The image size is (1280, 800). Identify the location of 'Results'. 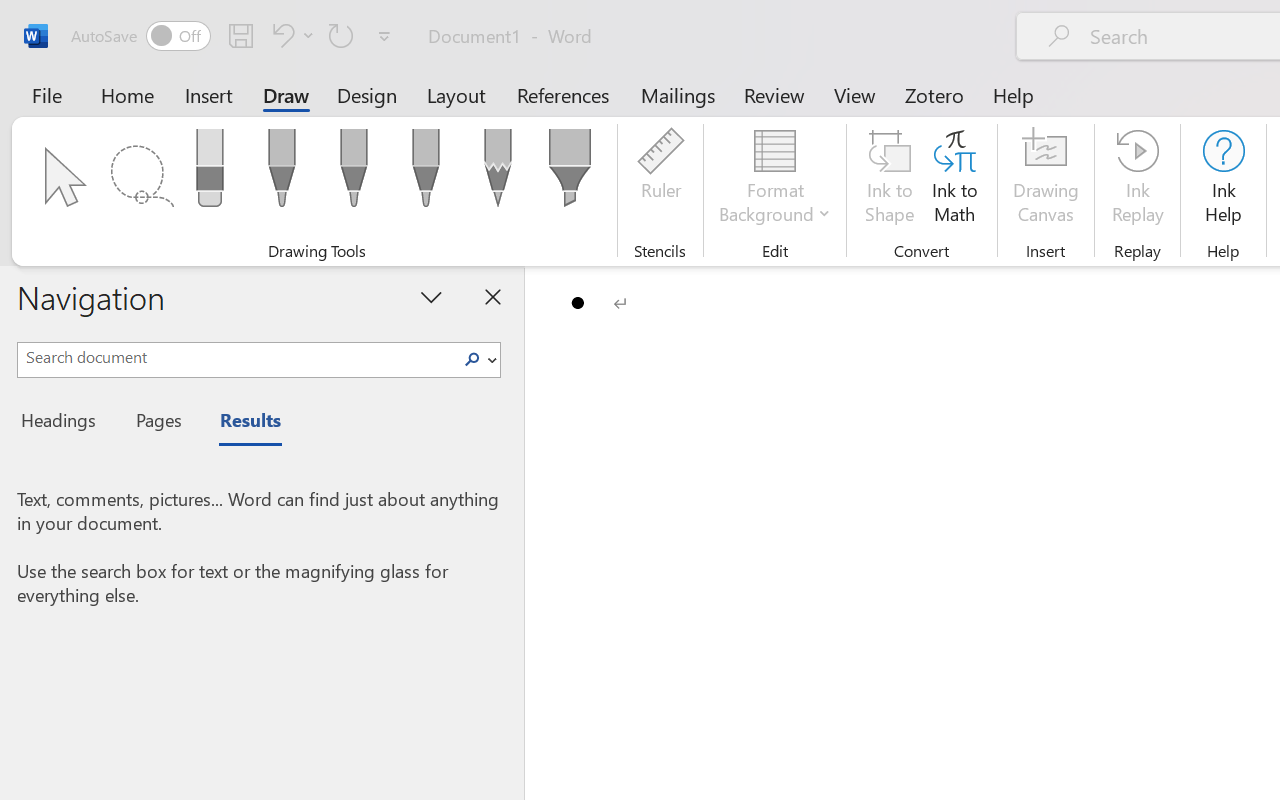
(240, 423).